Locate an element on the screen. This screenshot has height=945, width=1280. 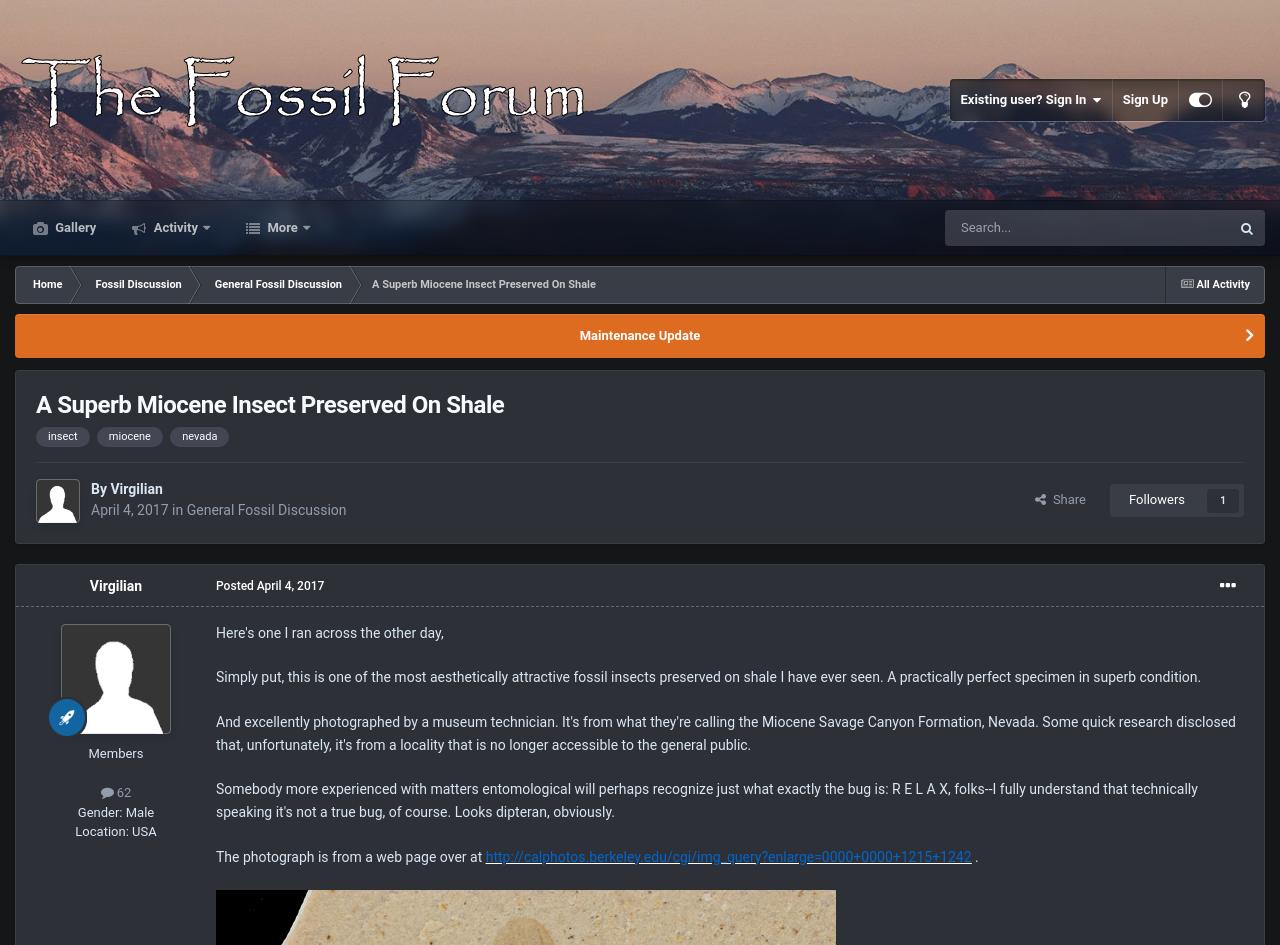
'Blog Entries' is located at coordinates (1078, 467).